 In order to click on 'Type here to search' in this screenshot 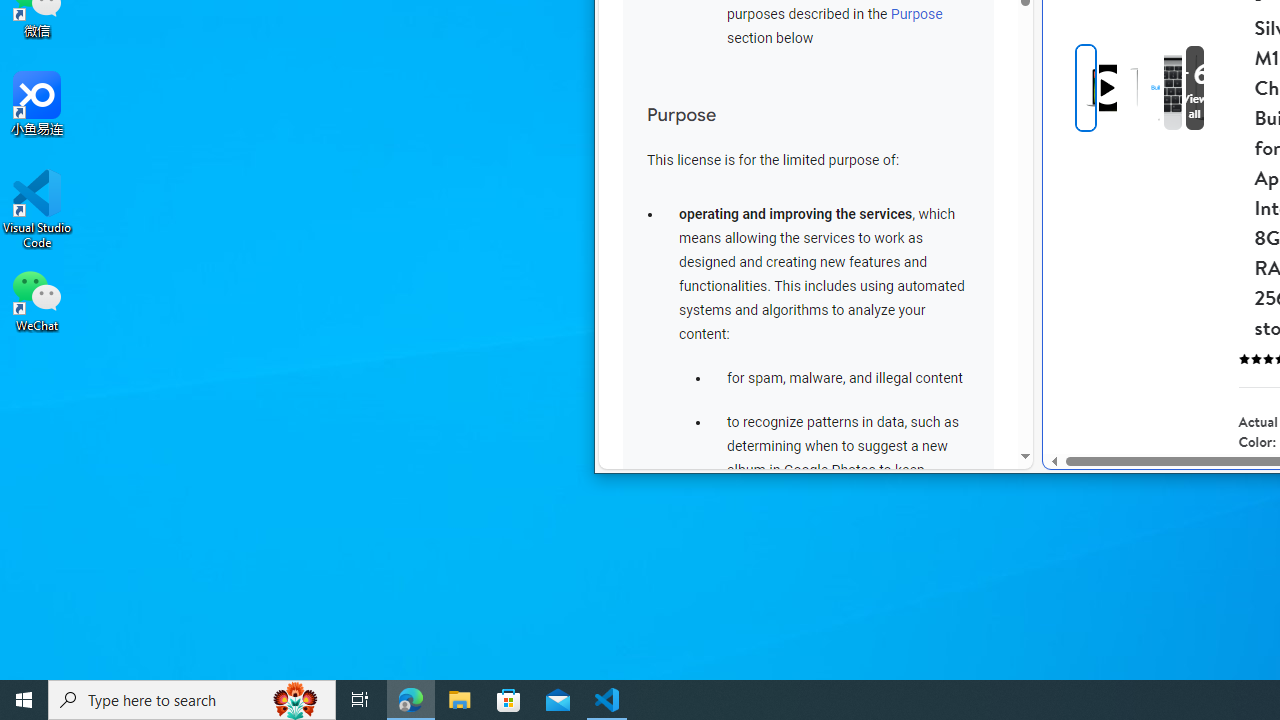, I will do `click(192, 698)`.